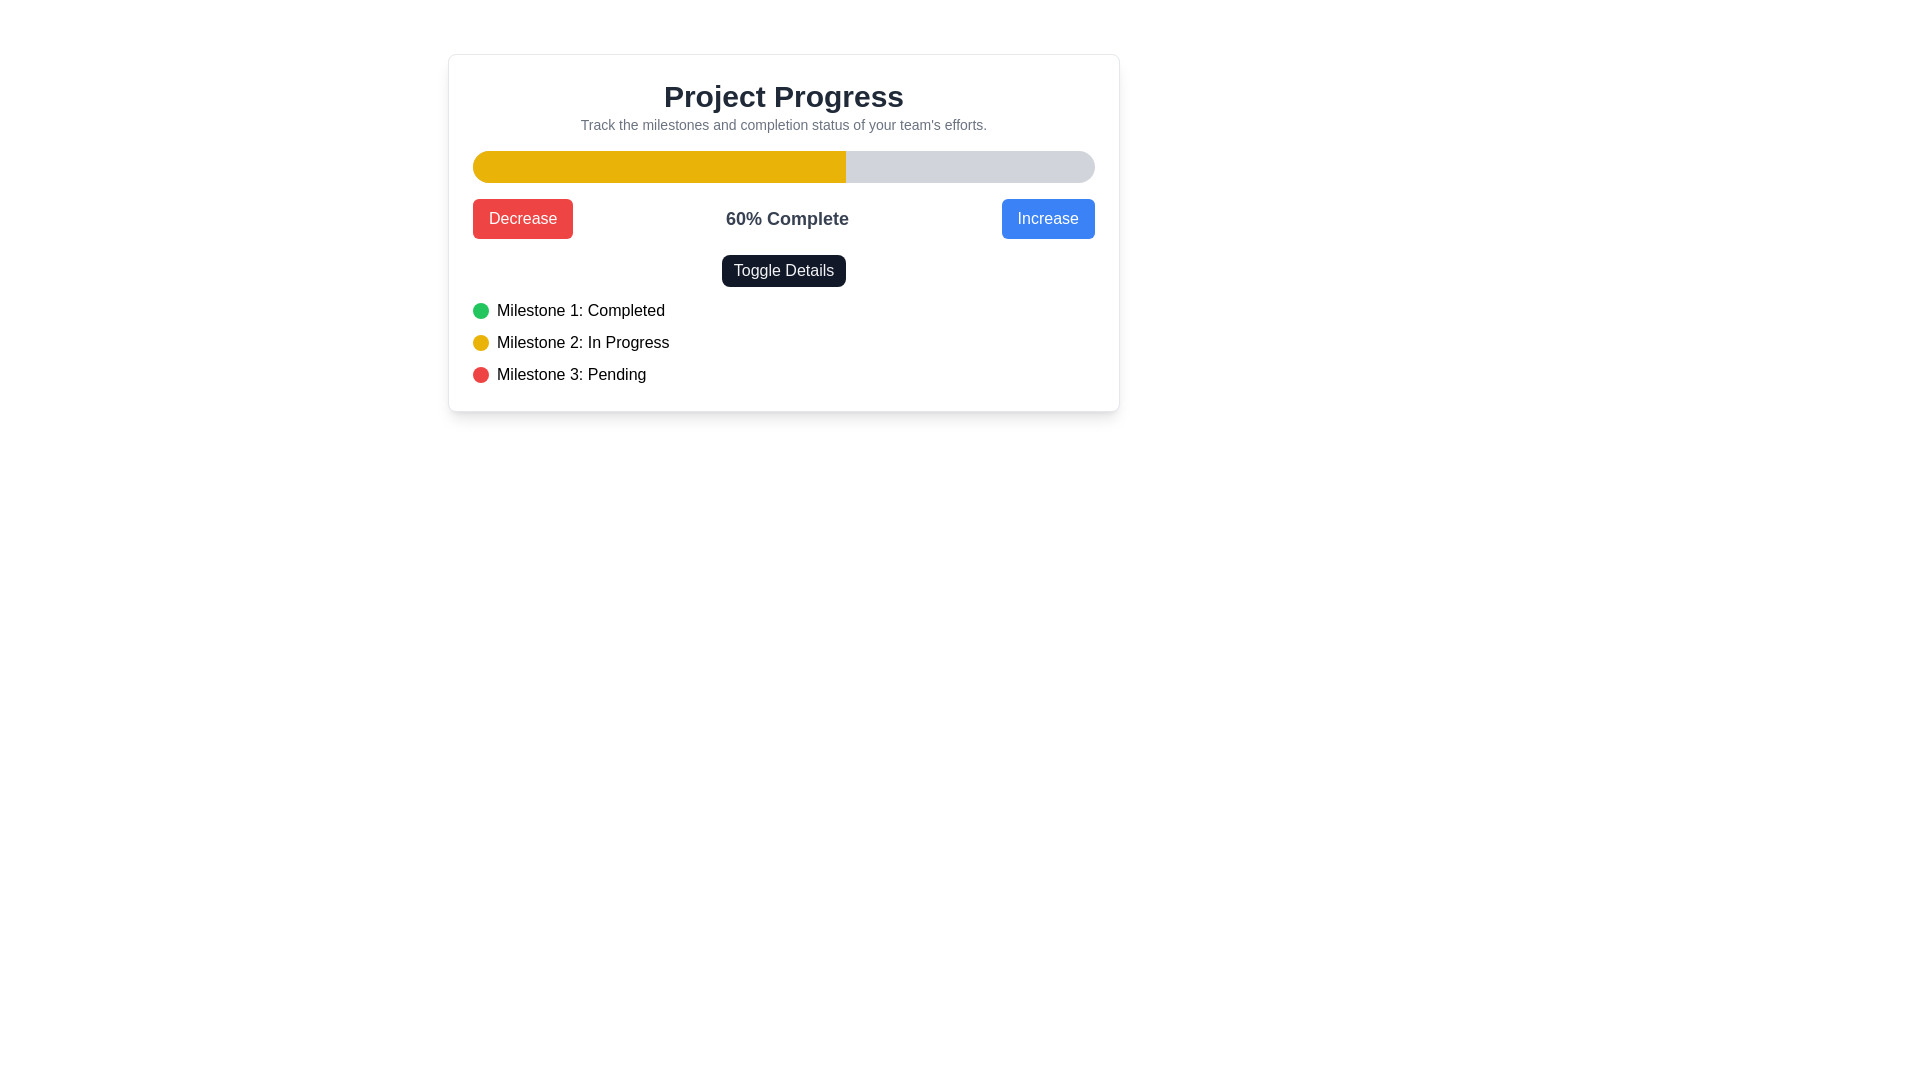 This screenshot has height=1080, width=1920. I want to click on the 'Toggle Details' button, which is a rectangular button with rounded corners, black background, and white text, located under the '60% Complete' progress bar, so click(782, 270).